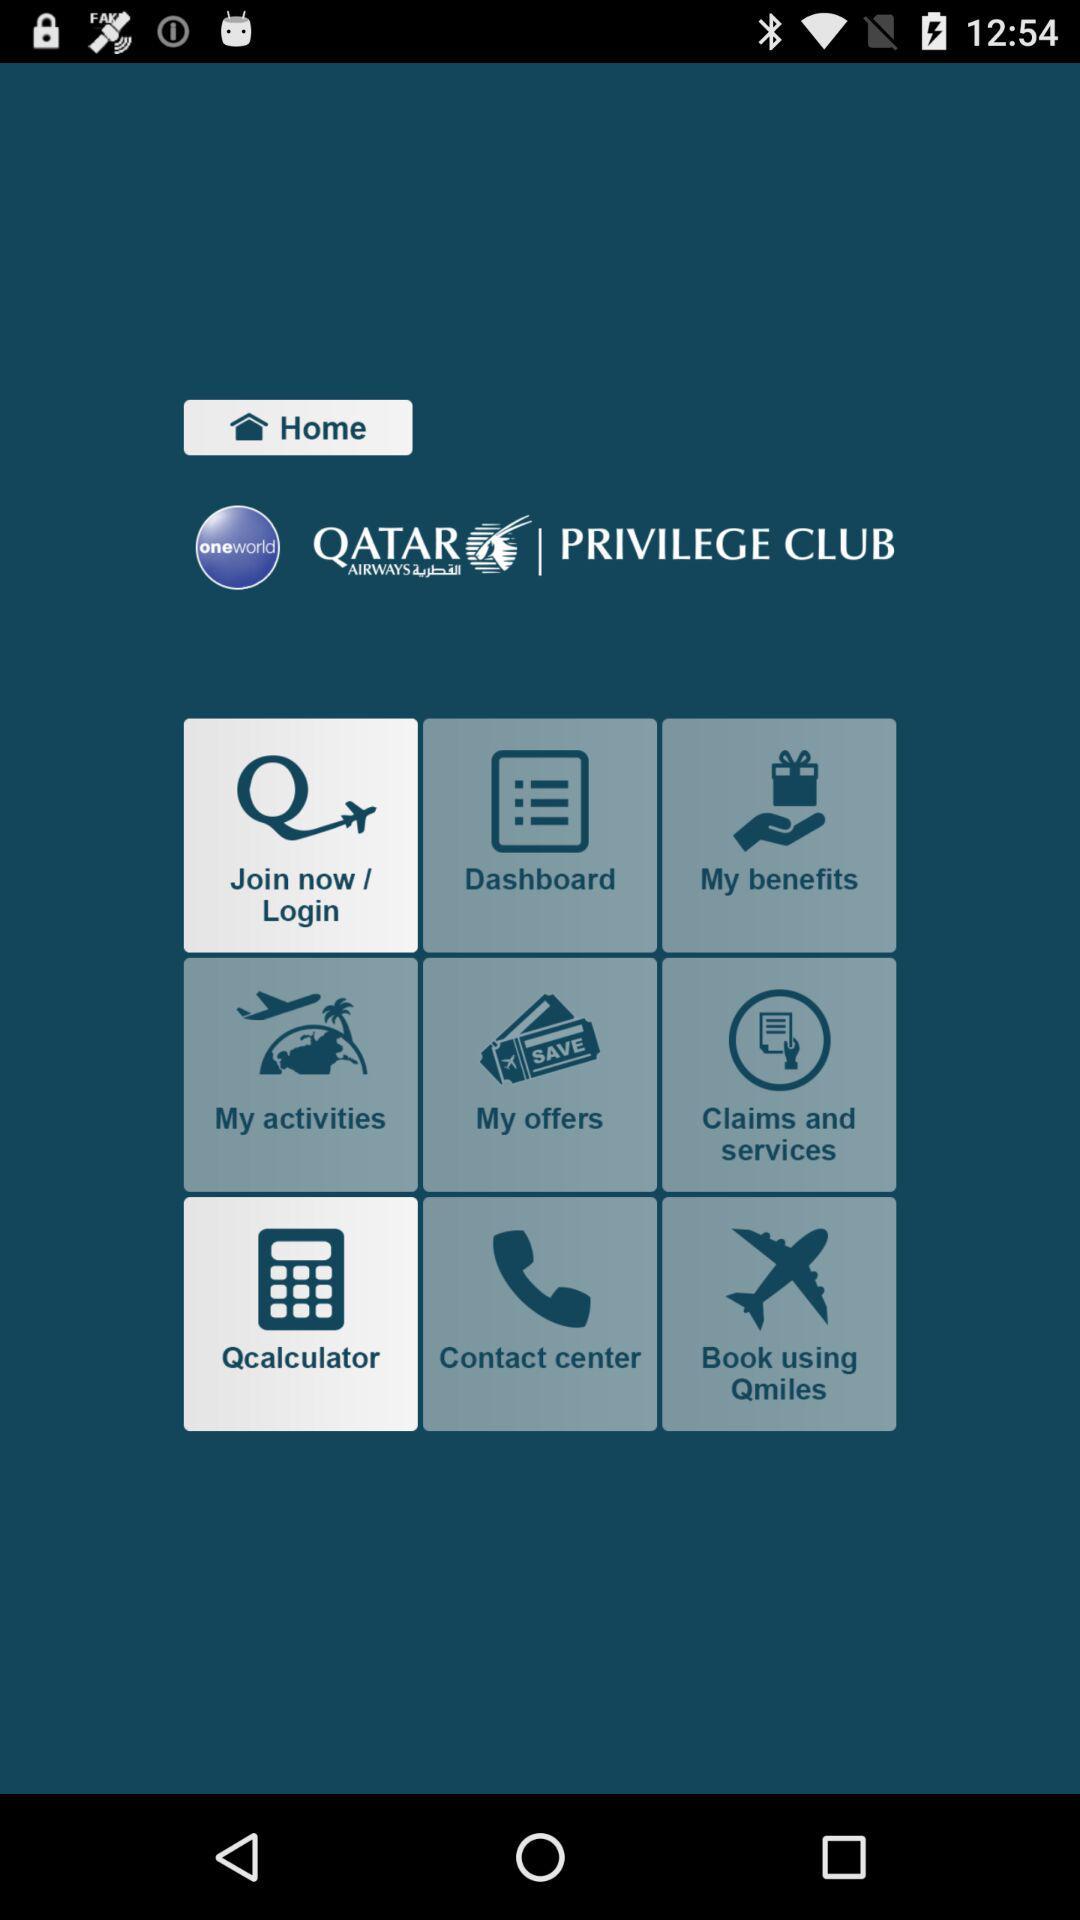  I want to click on goes to calculator, so click(300, 1314).